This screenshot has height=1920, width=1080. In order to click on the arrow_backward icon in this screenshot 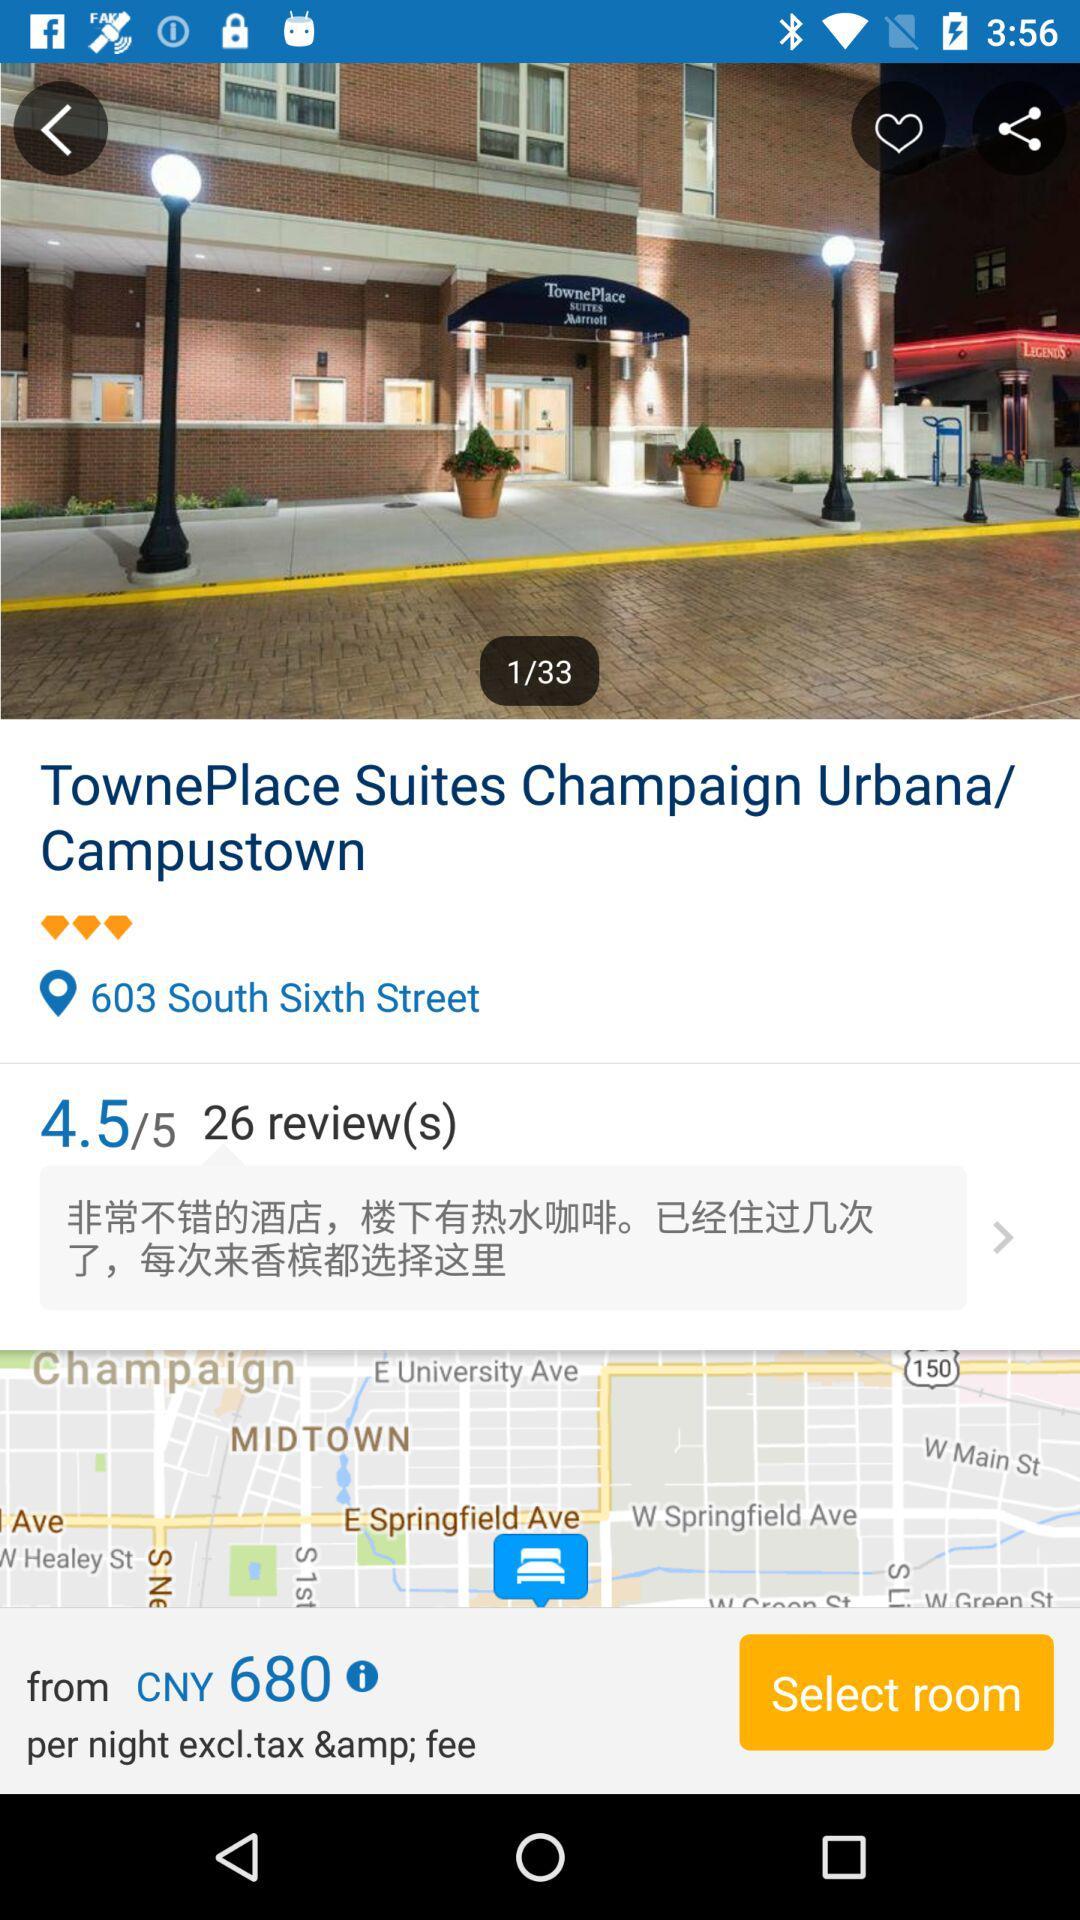, I will do `click(59, 127)`.